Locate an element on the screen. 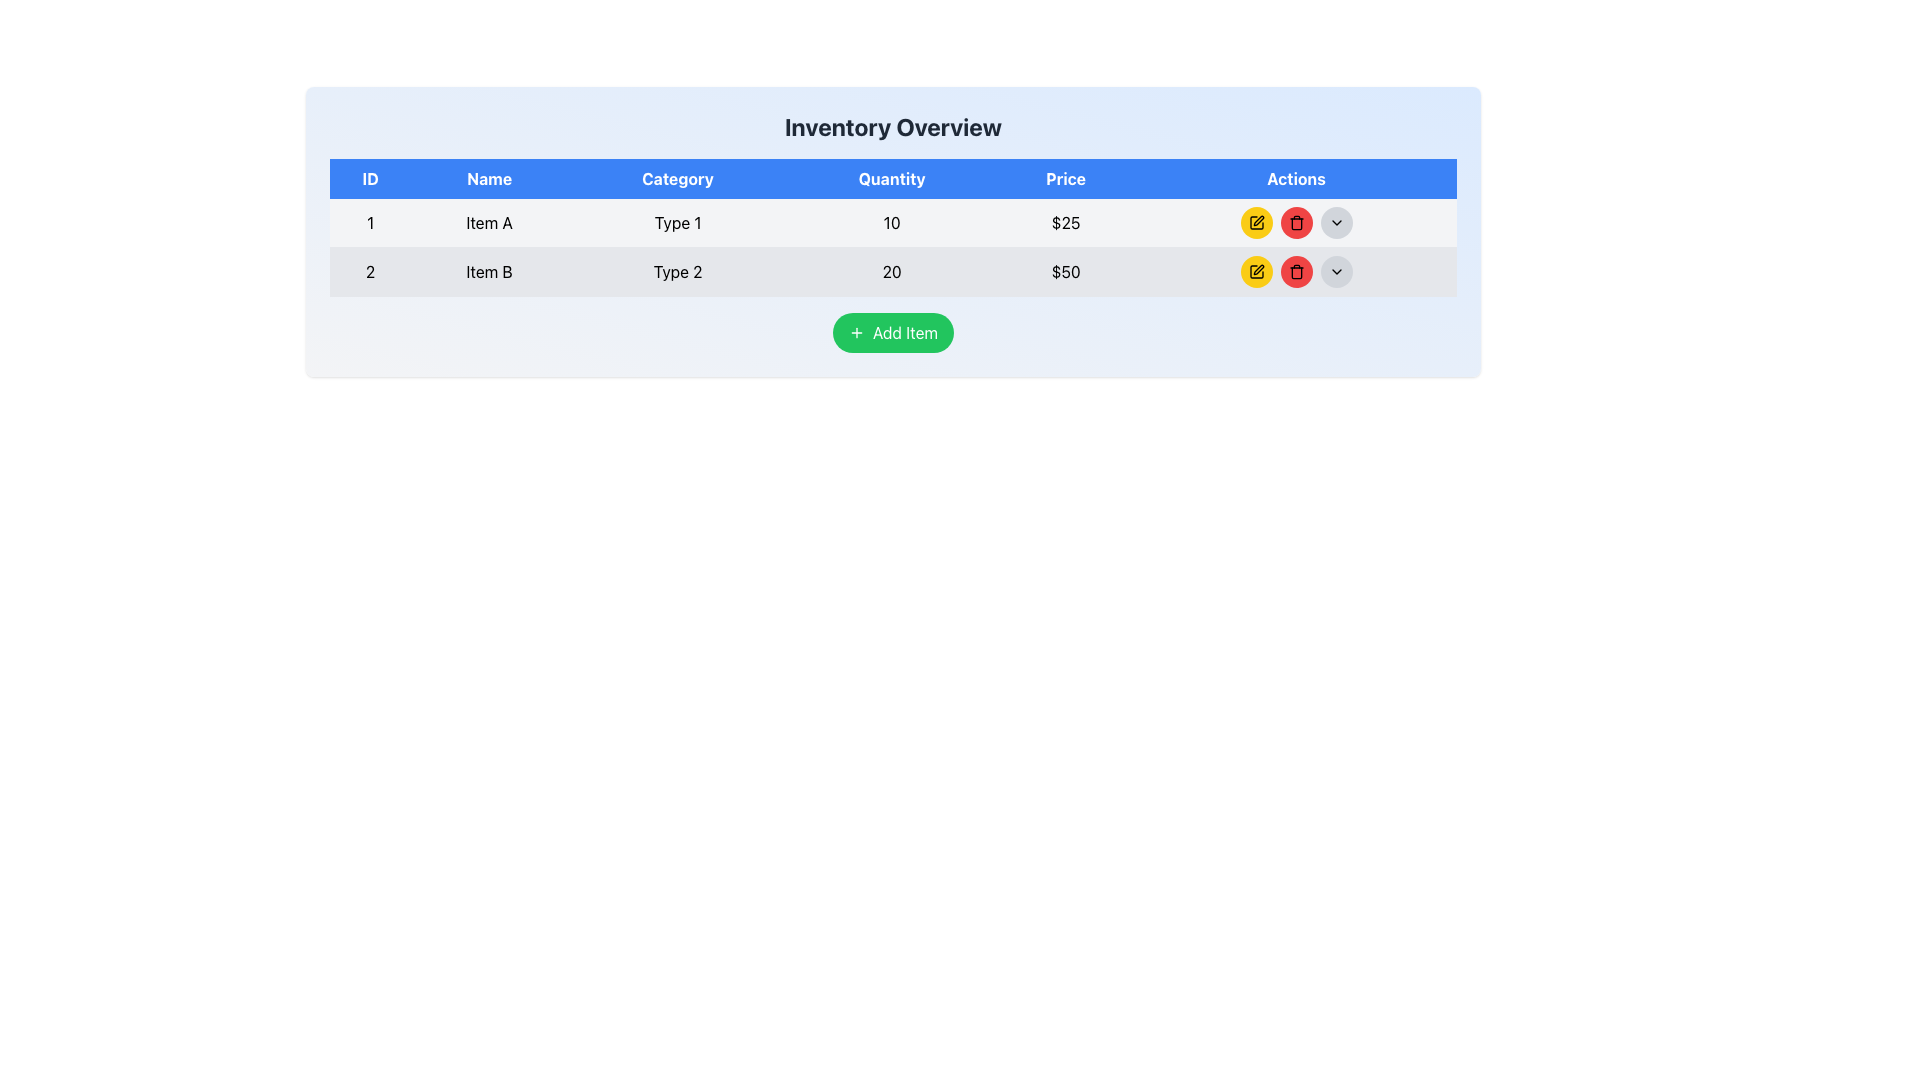  the distinctive green pill-shaped button labeled 'Add Item' is located at coordinates (892, 331).